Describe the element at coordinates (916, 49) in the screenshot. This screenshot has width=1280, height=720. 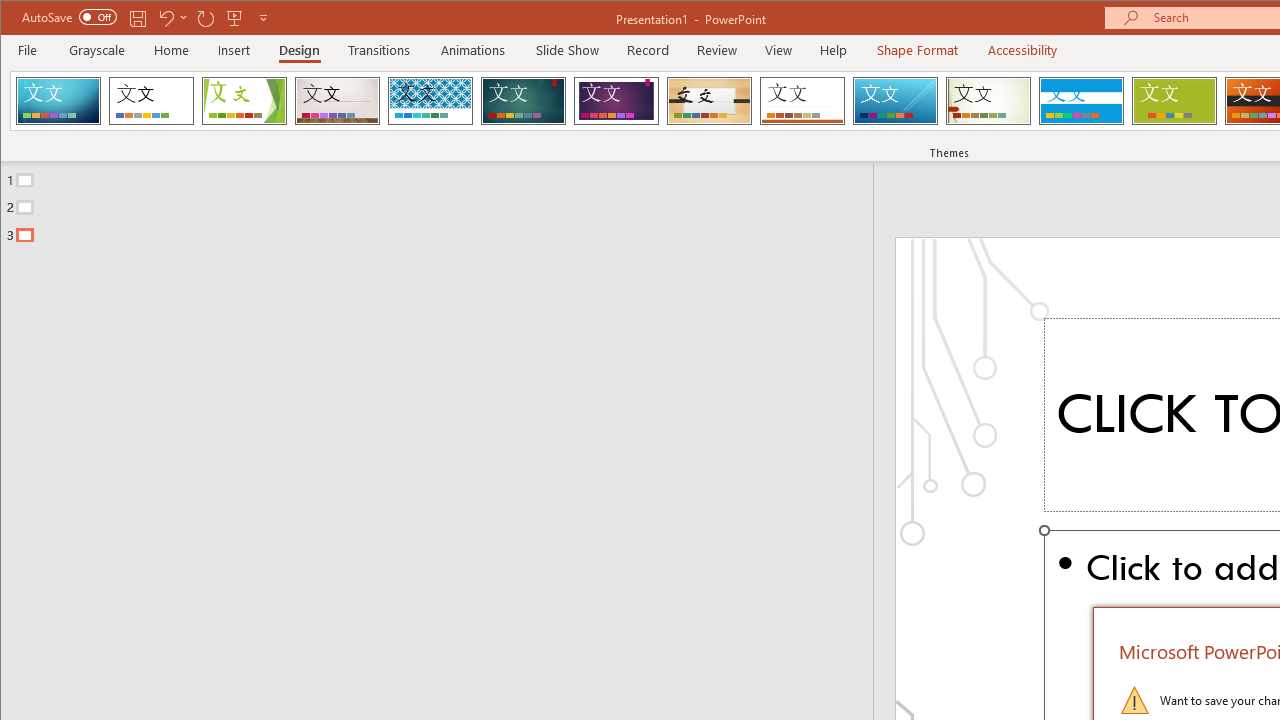
I see `'Shape Format'` at that location.